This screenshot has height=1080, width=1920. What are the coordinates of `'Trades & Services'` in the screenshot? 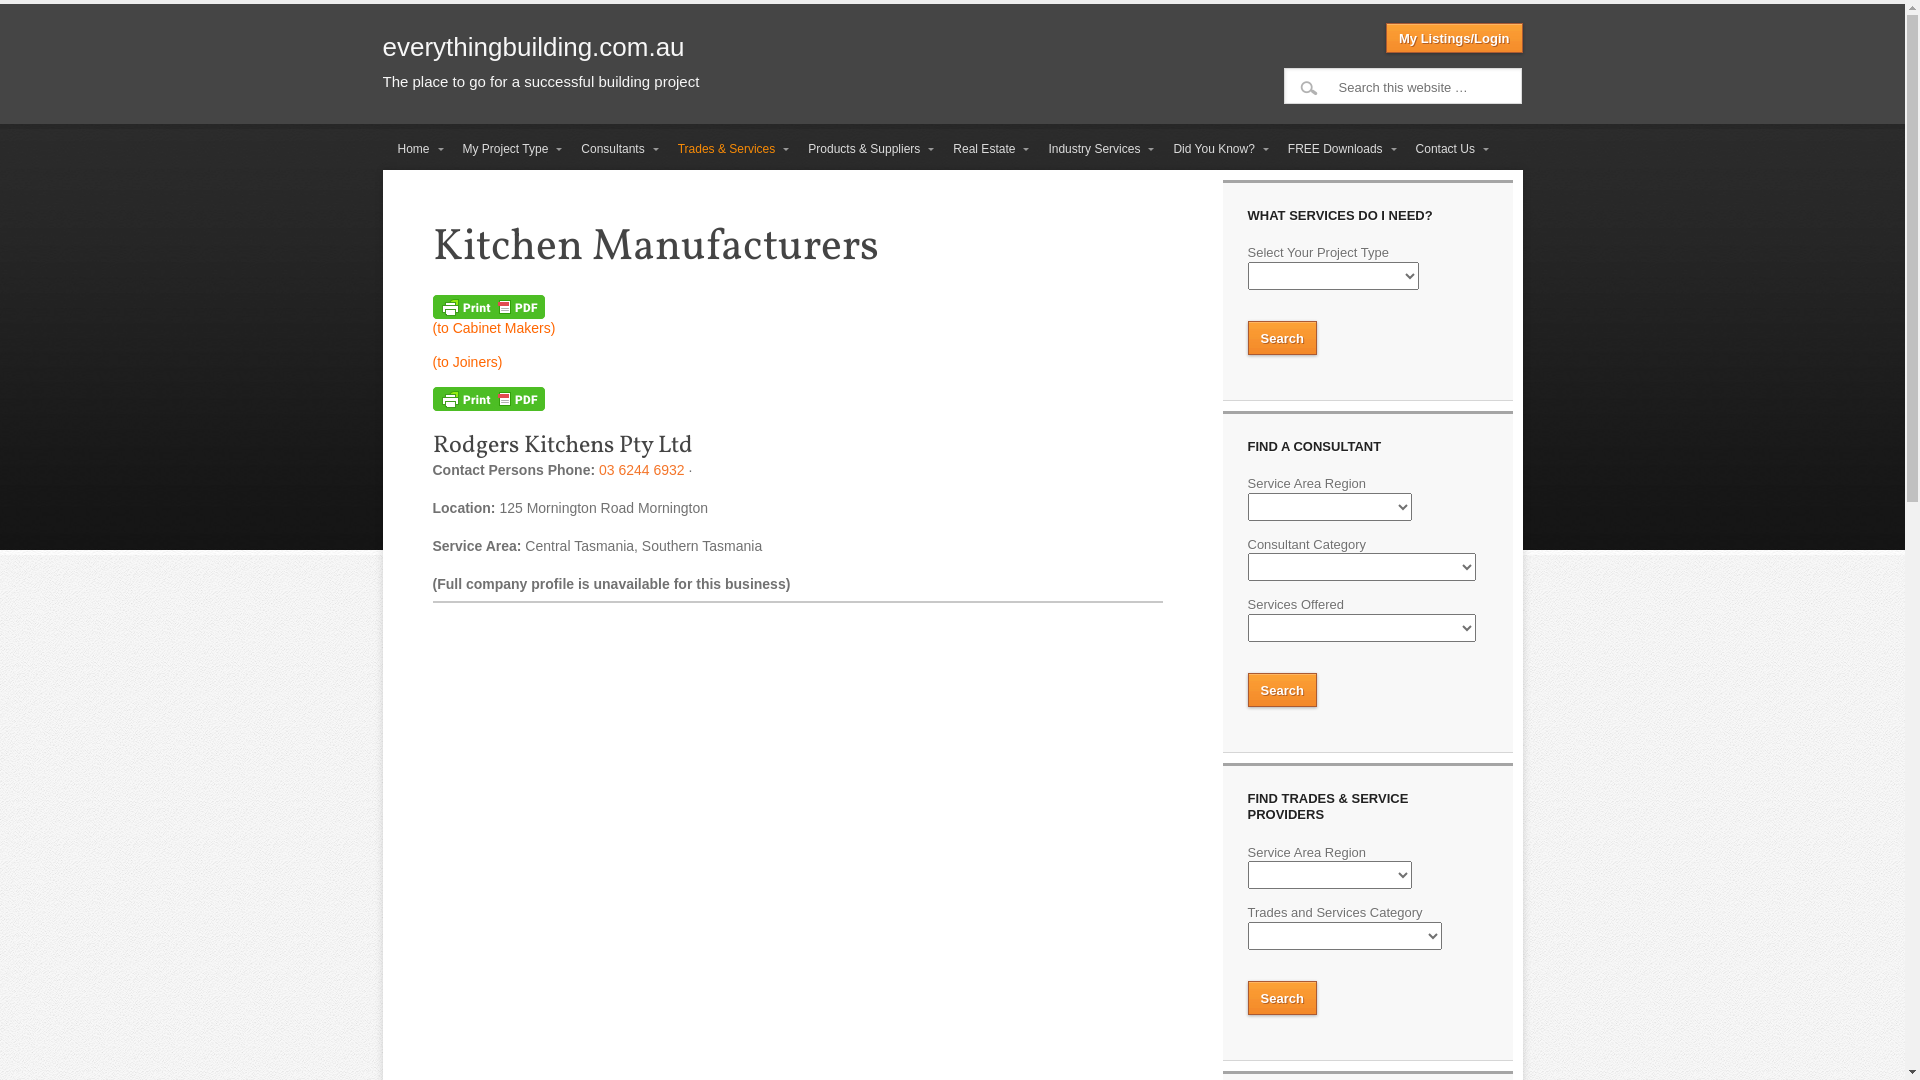 It's located at (727, 148).